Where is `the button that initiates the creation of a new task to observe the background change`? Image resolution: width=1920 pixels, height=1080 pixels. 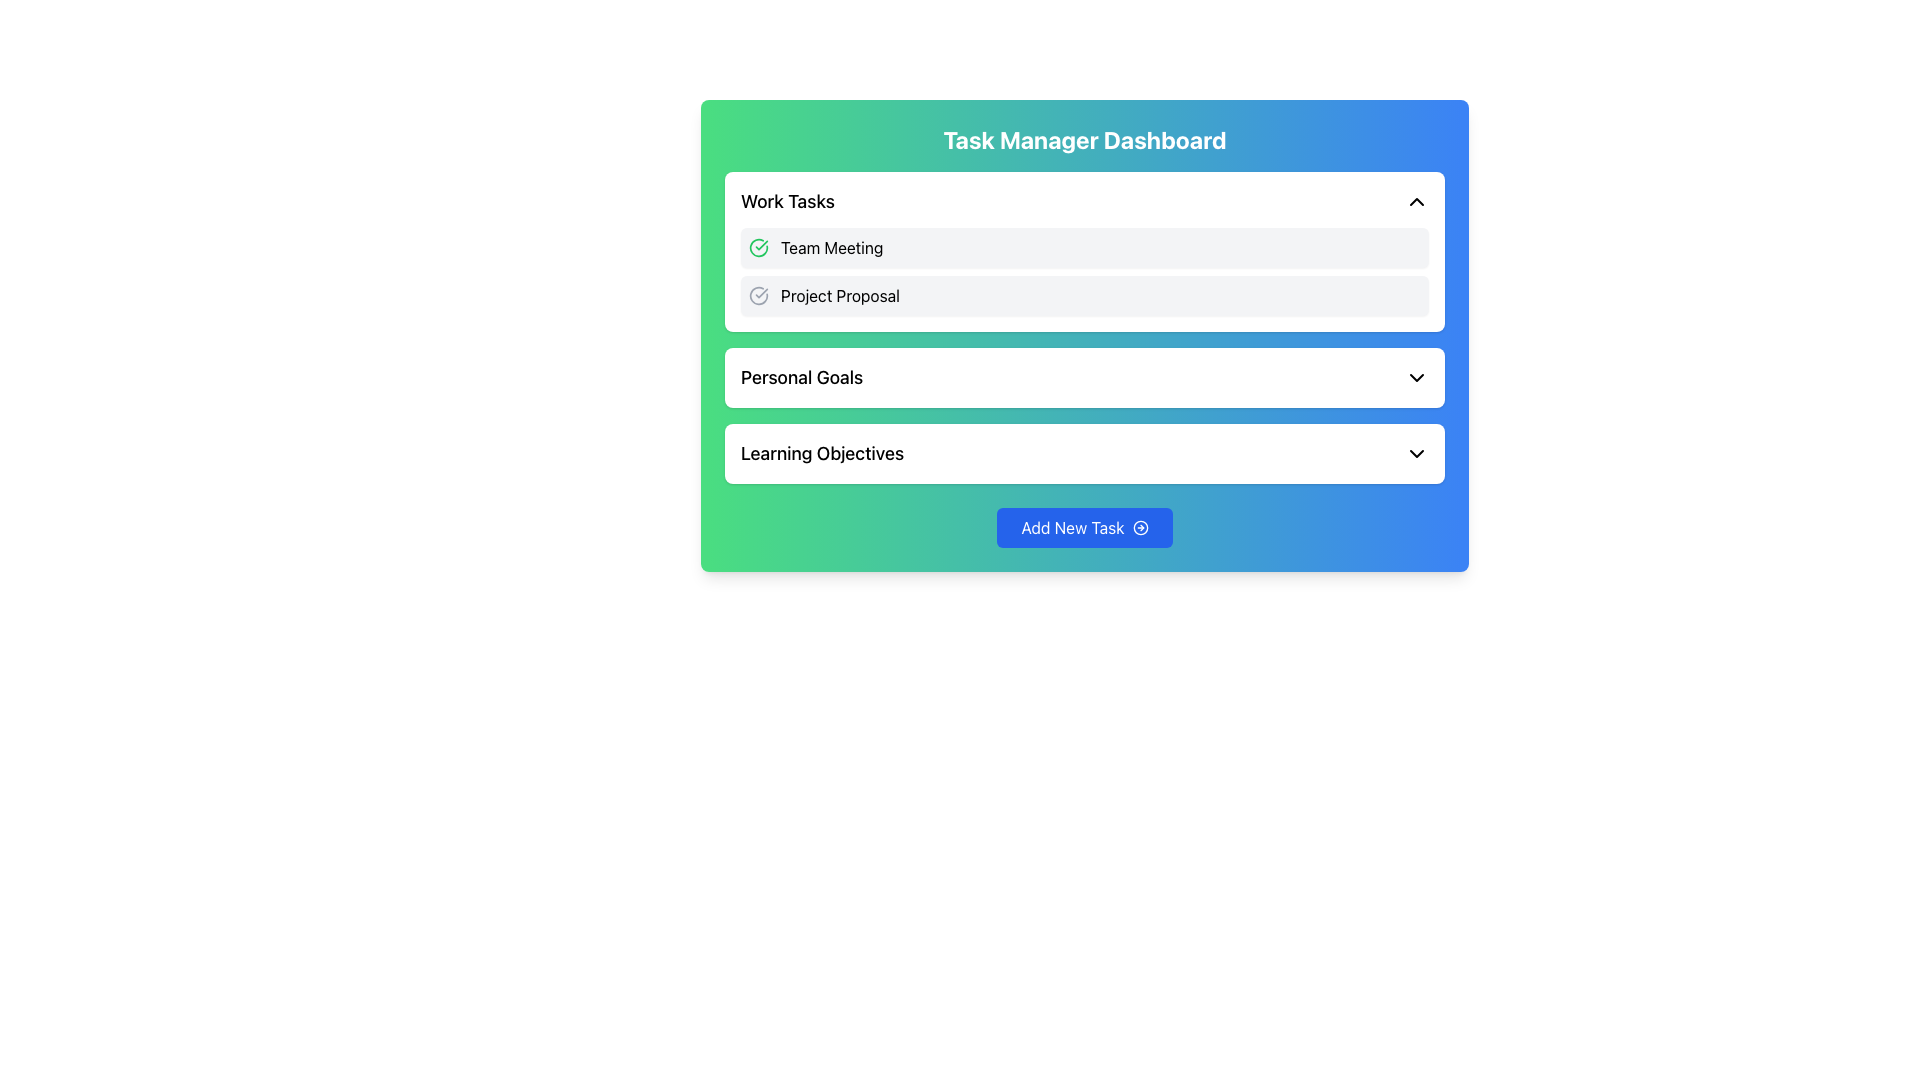
the button that initiates the creation of a new task to observe the background change is located at coordinates (1083, 527).